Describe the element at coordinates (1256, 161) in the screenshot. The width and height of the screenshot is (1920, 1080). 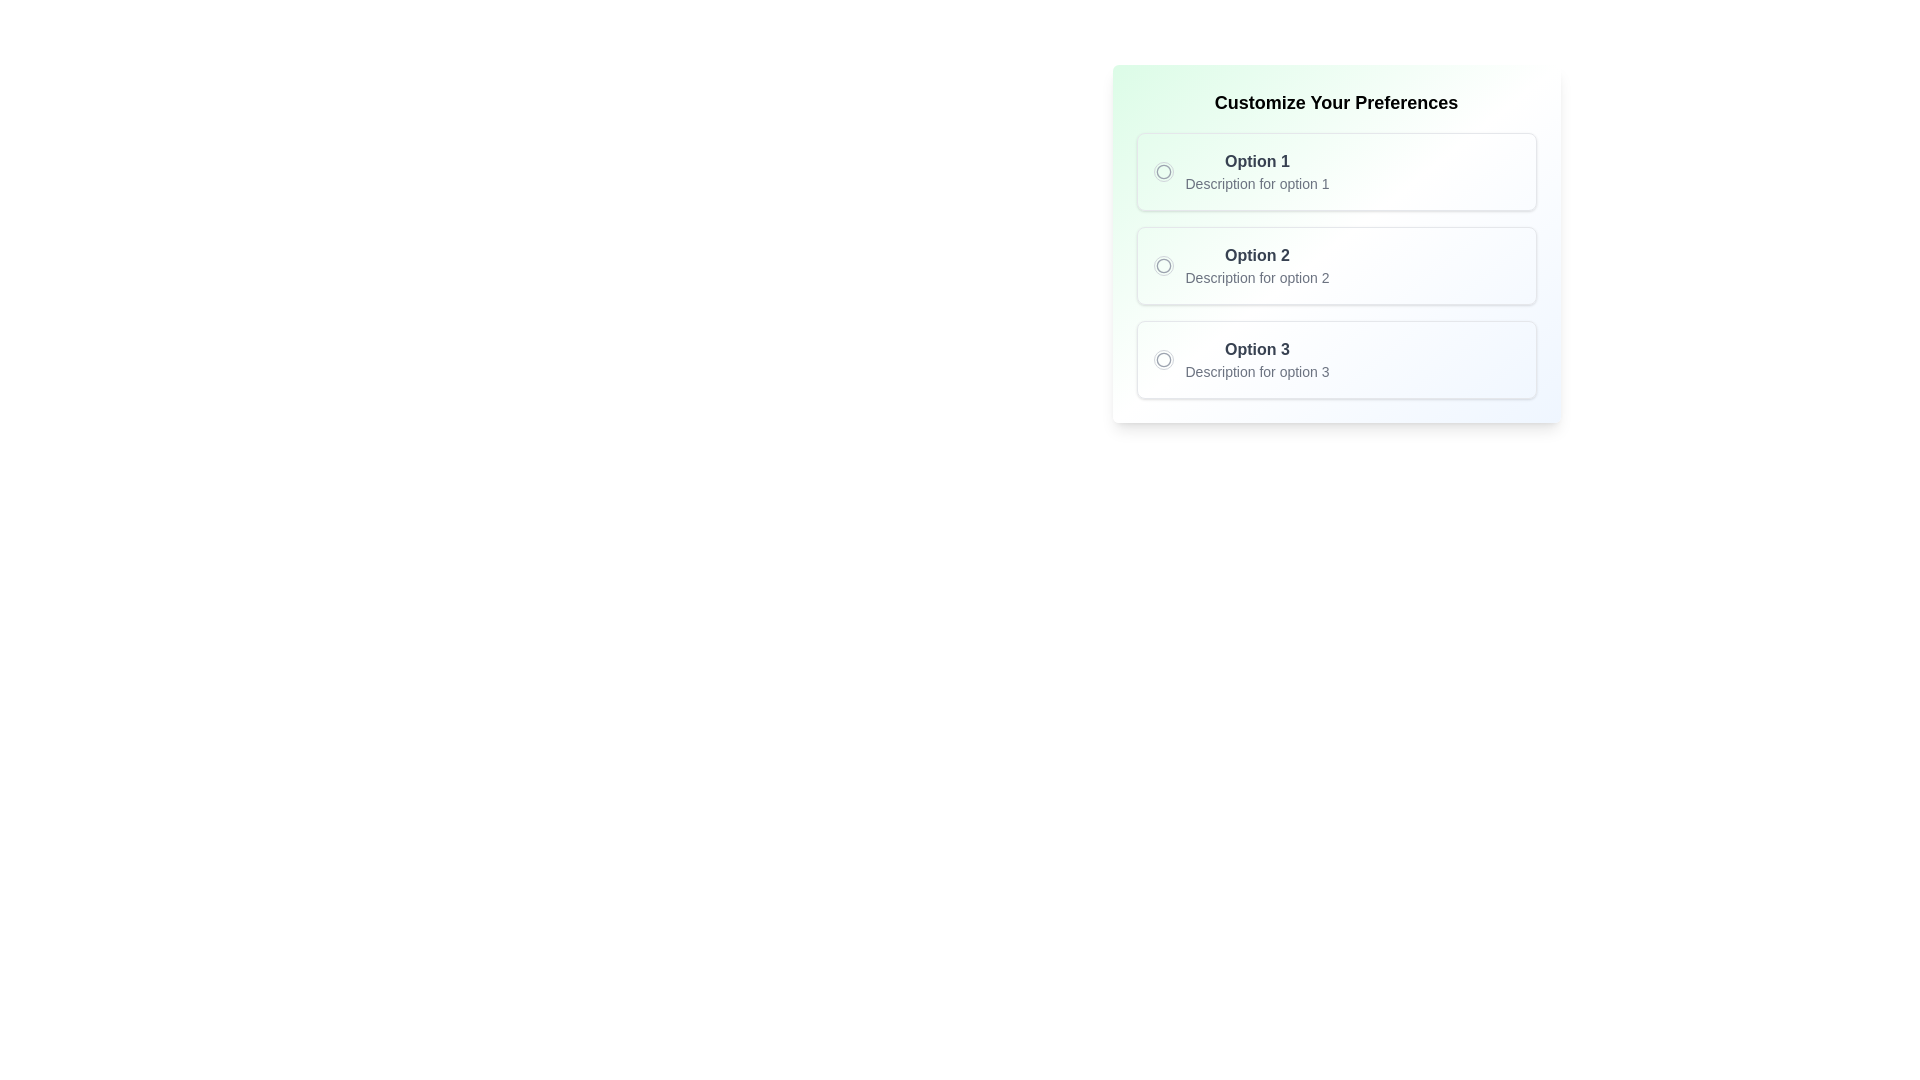
I see `the first label that identifies the first option in the selection list, positioned at the top of the selectable option list` at that location.